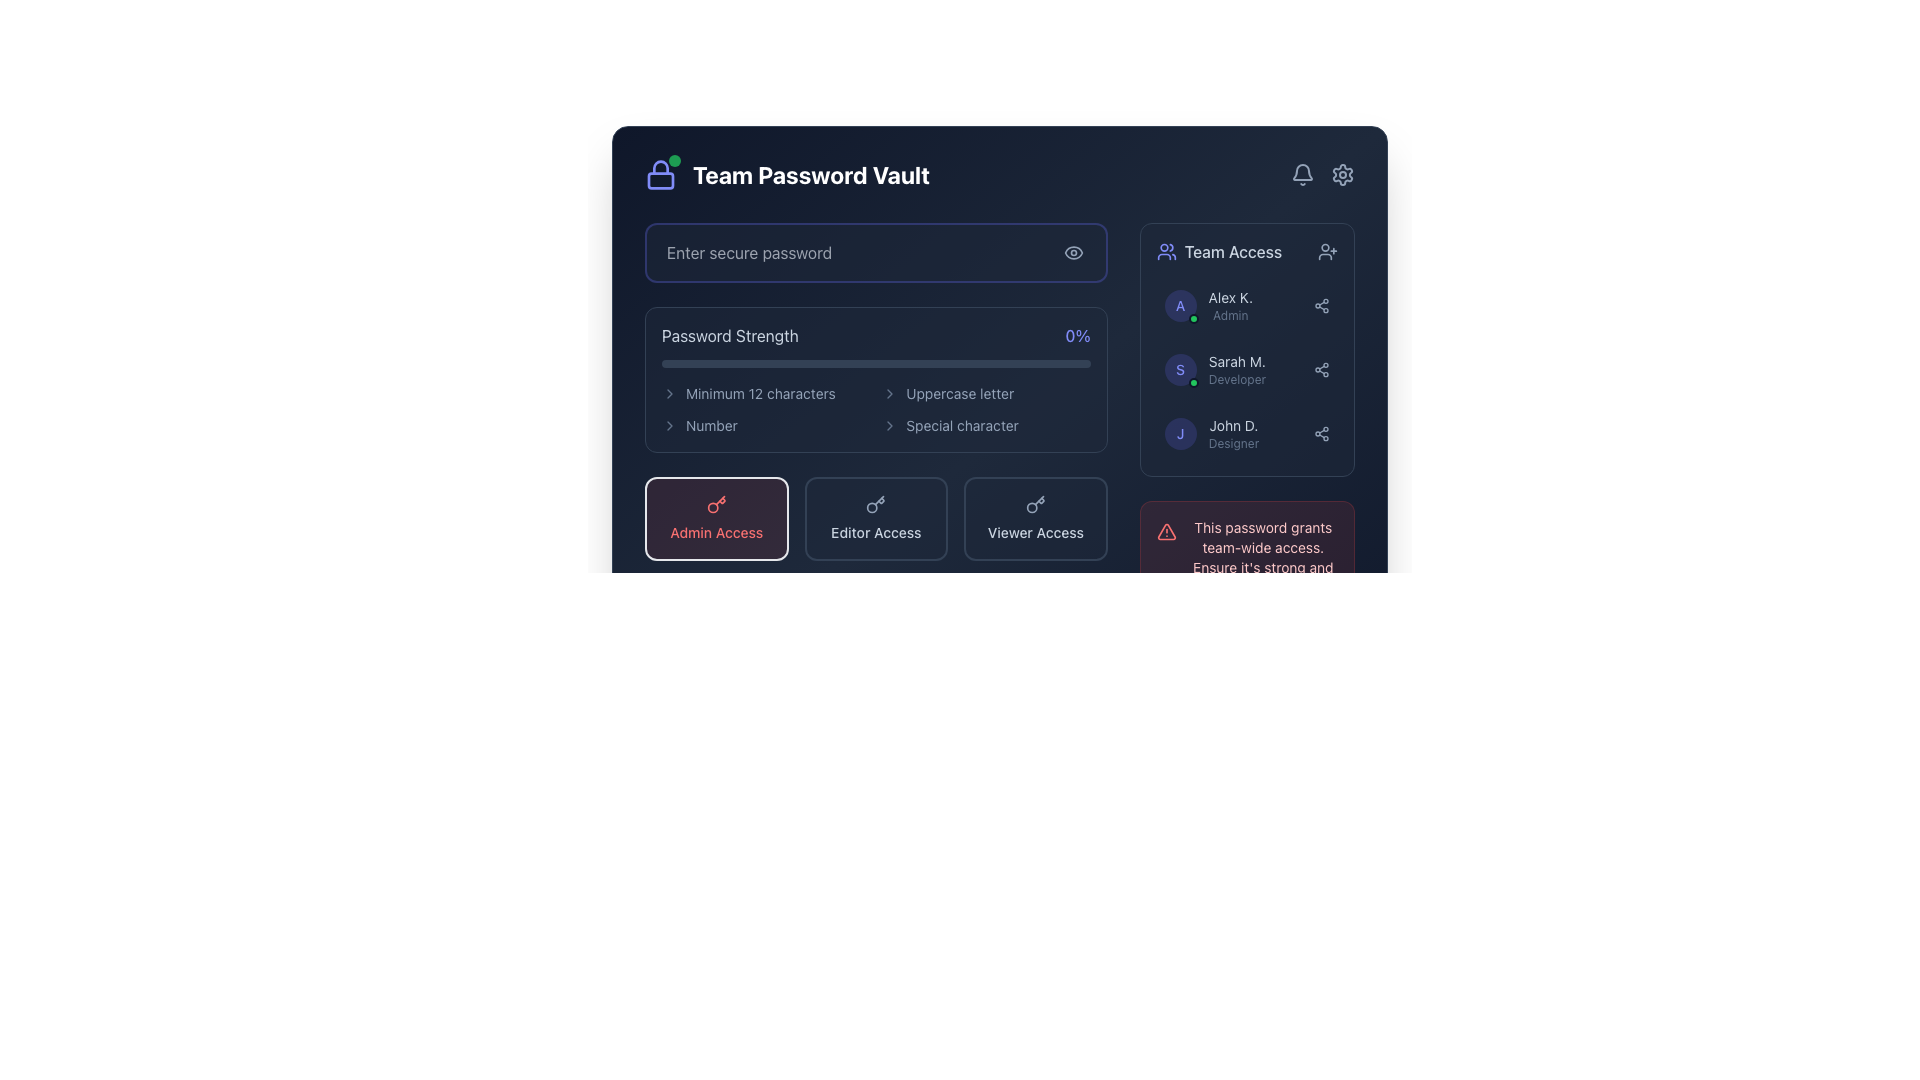 Image resolution: width=1920 pixels, height=1080 pixels. What do you see at coordinates (1232, 250) in the screenshot?
I see `the 'Team Access' text label in the upper-right panel` at bounding box center [1232, 250].